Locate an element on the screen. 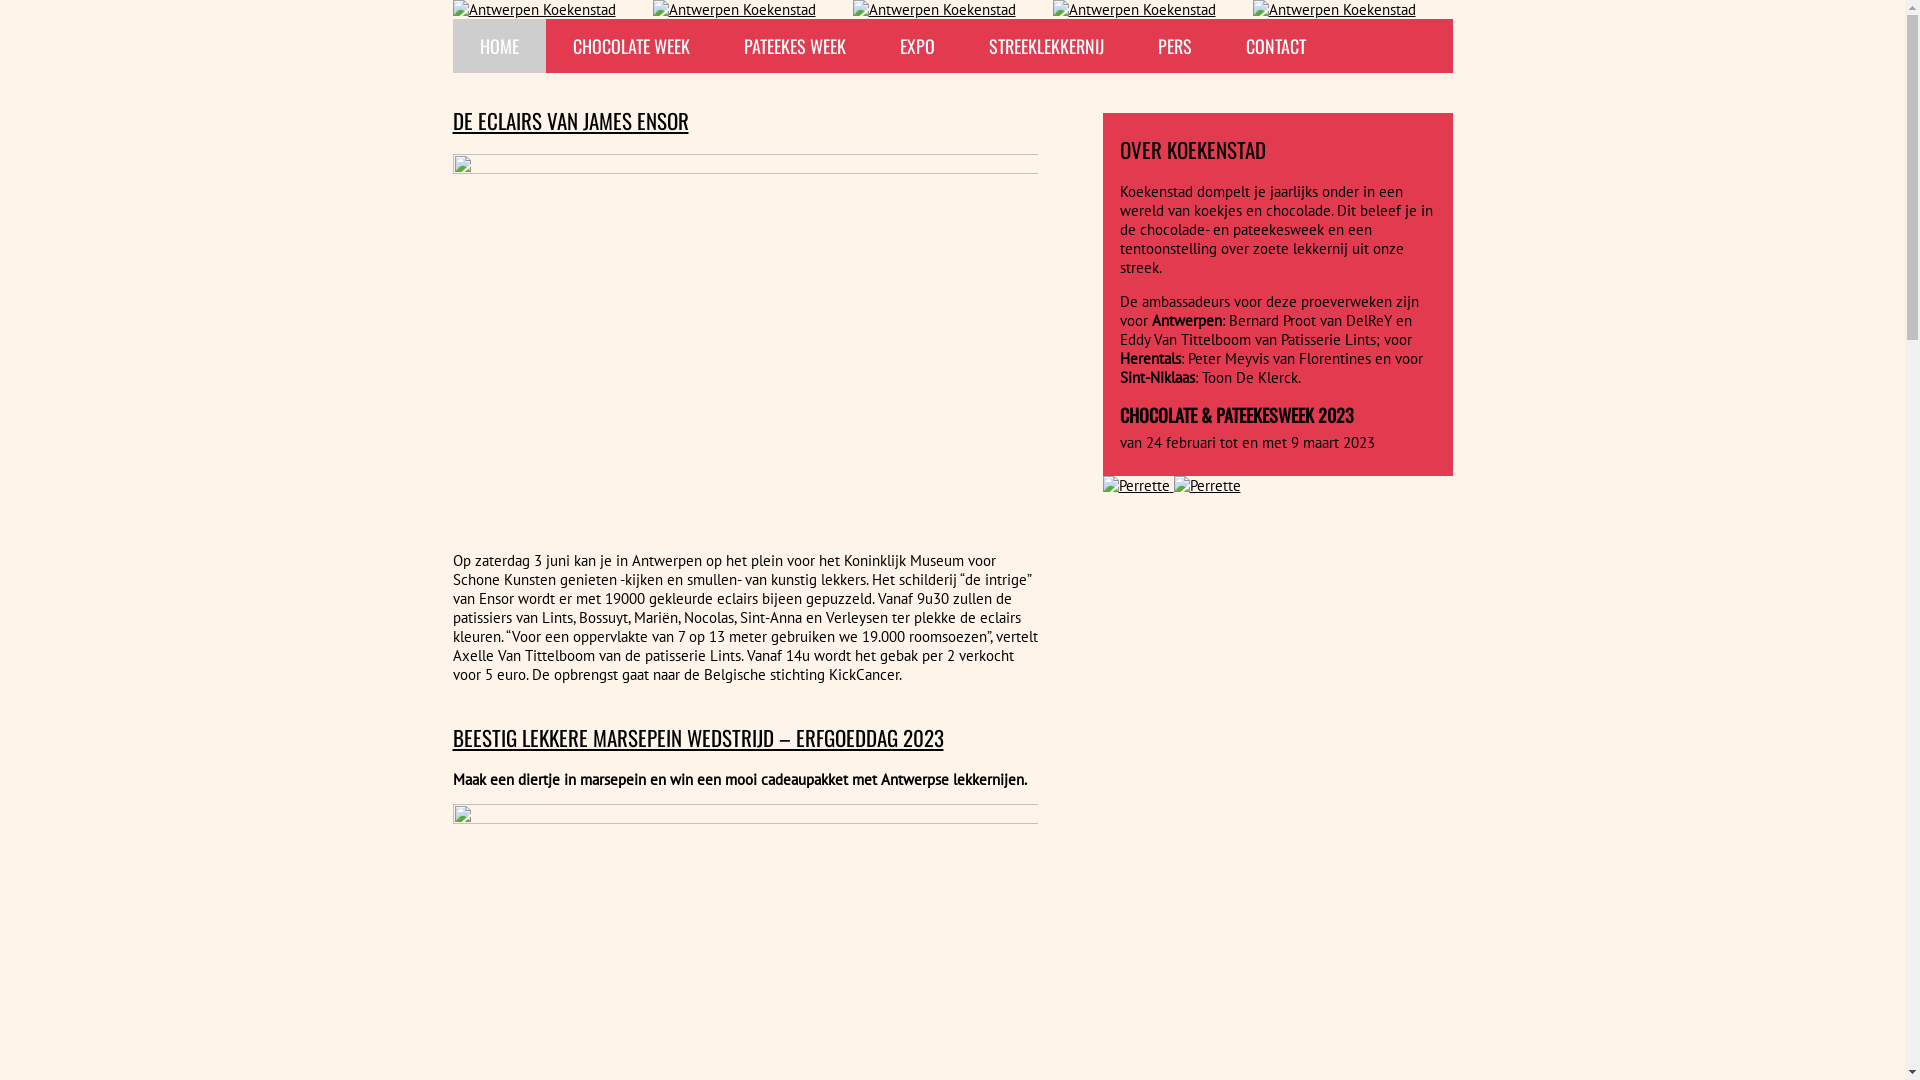  'PATEEKES WEEK' is located at coordinates (792, 45).